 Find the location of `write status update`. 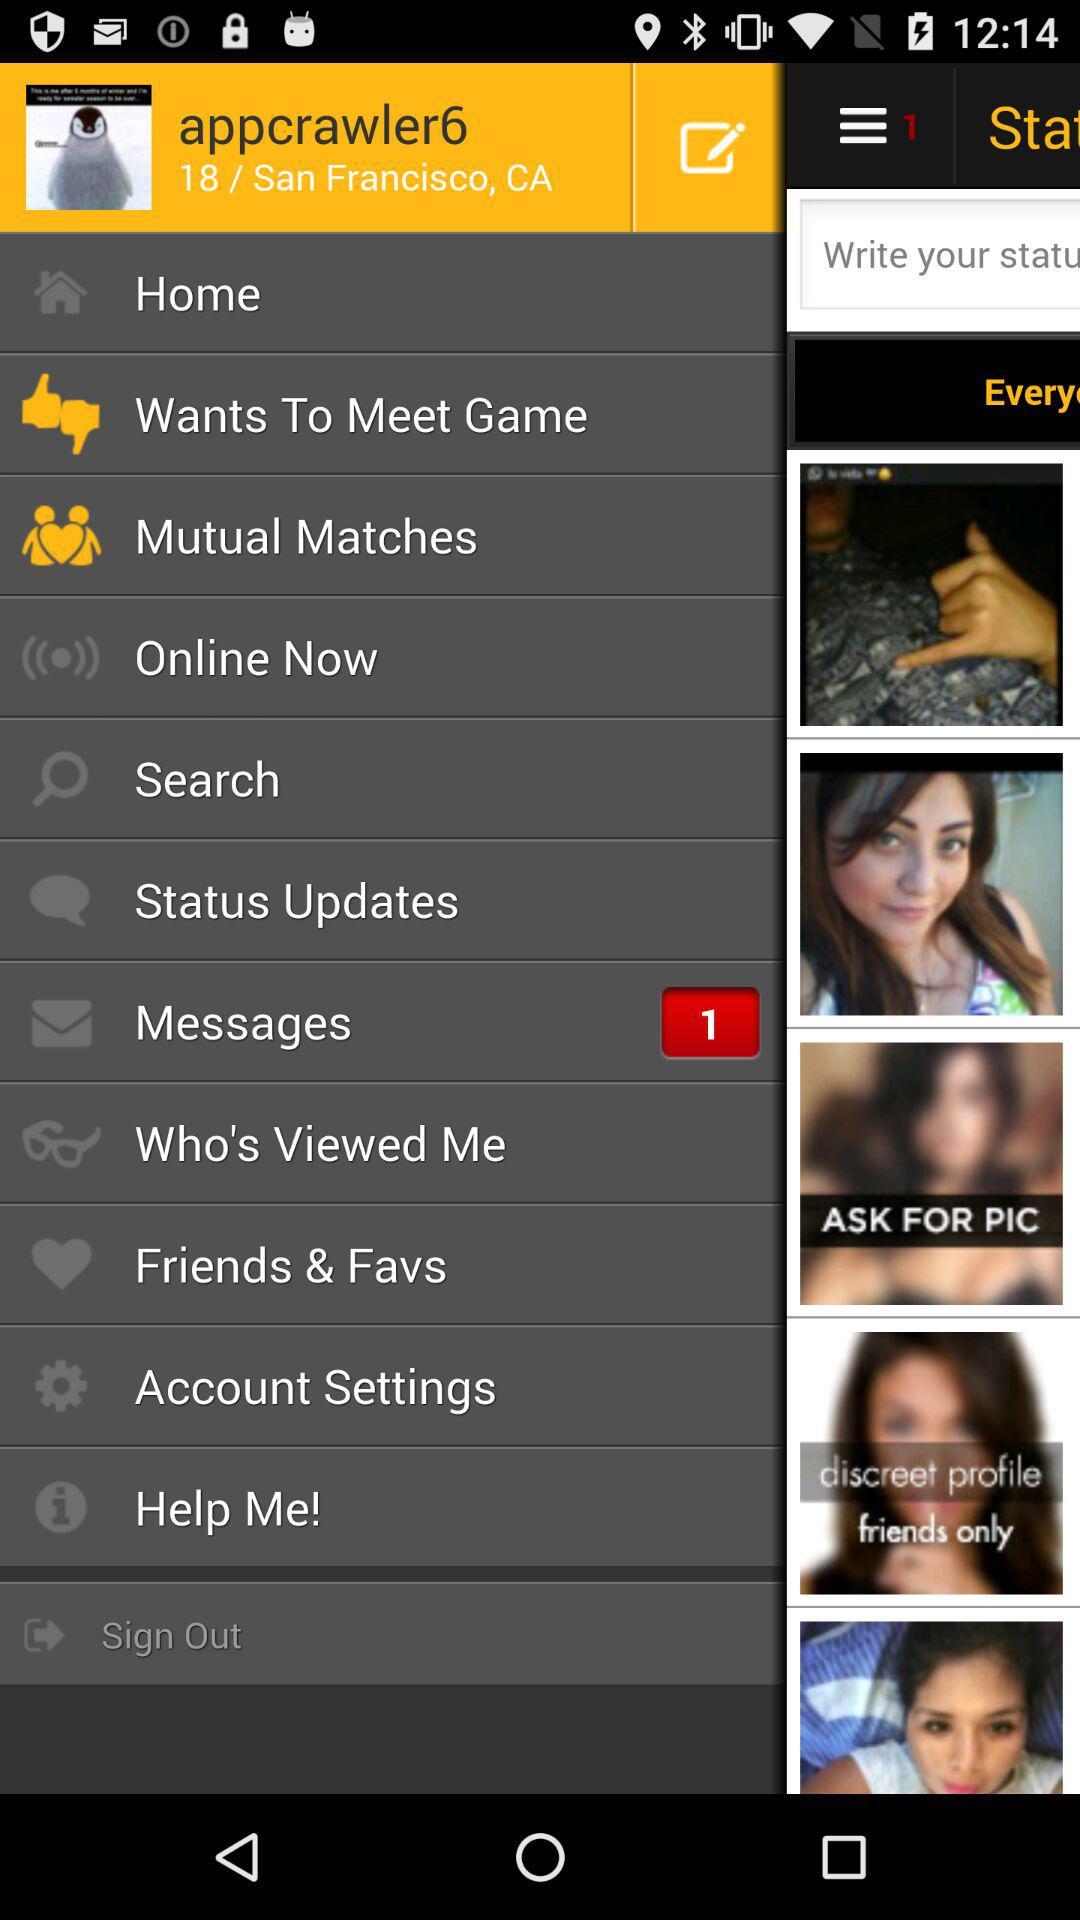

write status update is located at coordinates (937, 259).